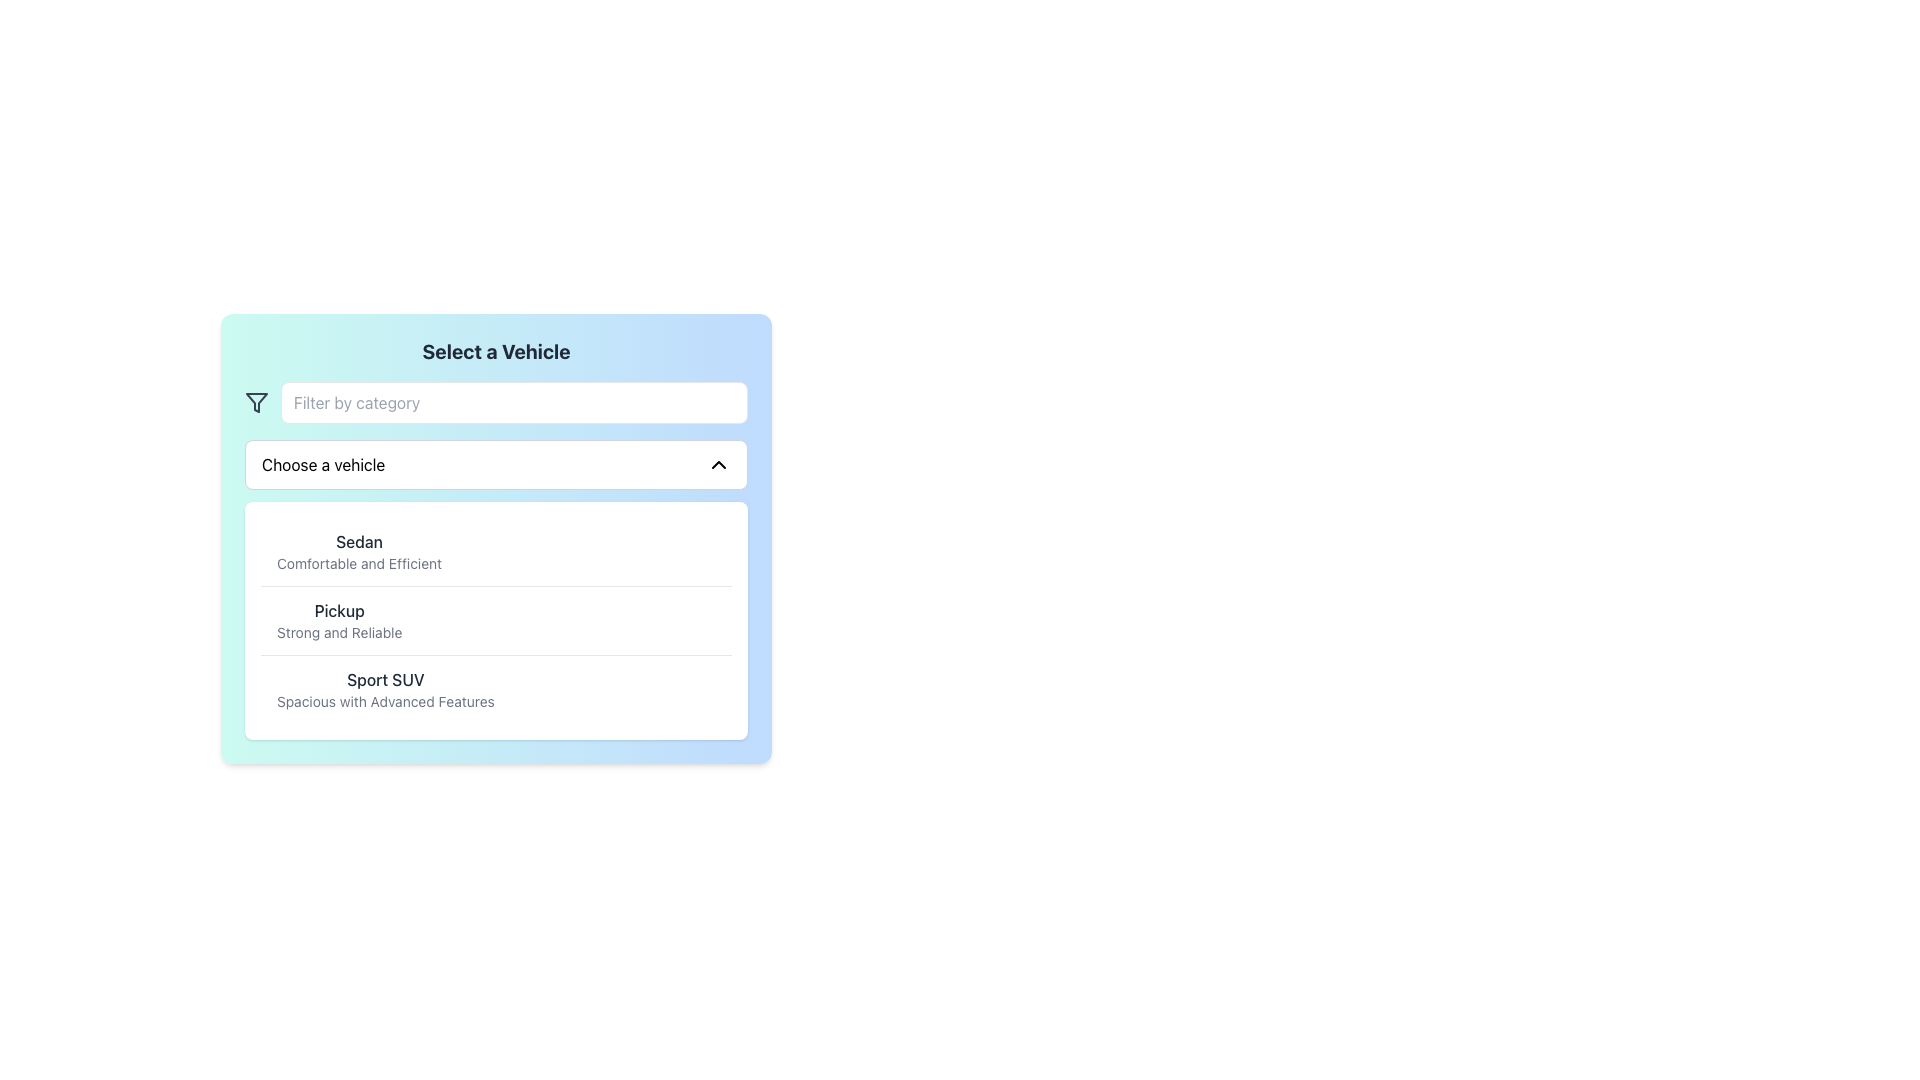  What do you see at coordinates (385, 701) in the screenshot?
I see `the text block reading 'Spacious with Advanced Features', which is styled in a smaller gray font and located under the bold 'Sport SUV' text in the dropdown menu` at bounding box center [385, 701].